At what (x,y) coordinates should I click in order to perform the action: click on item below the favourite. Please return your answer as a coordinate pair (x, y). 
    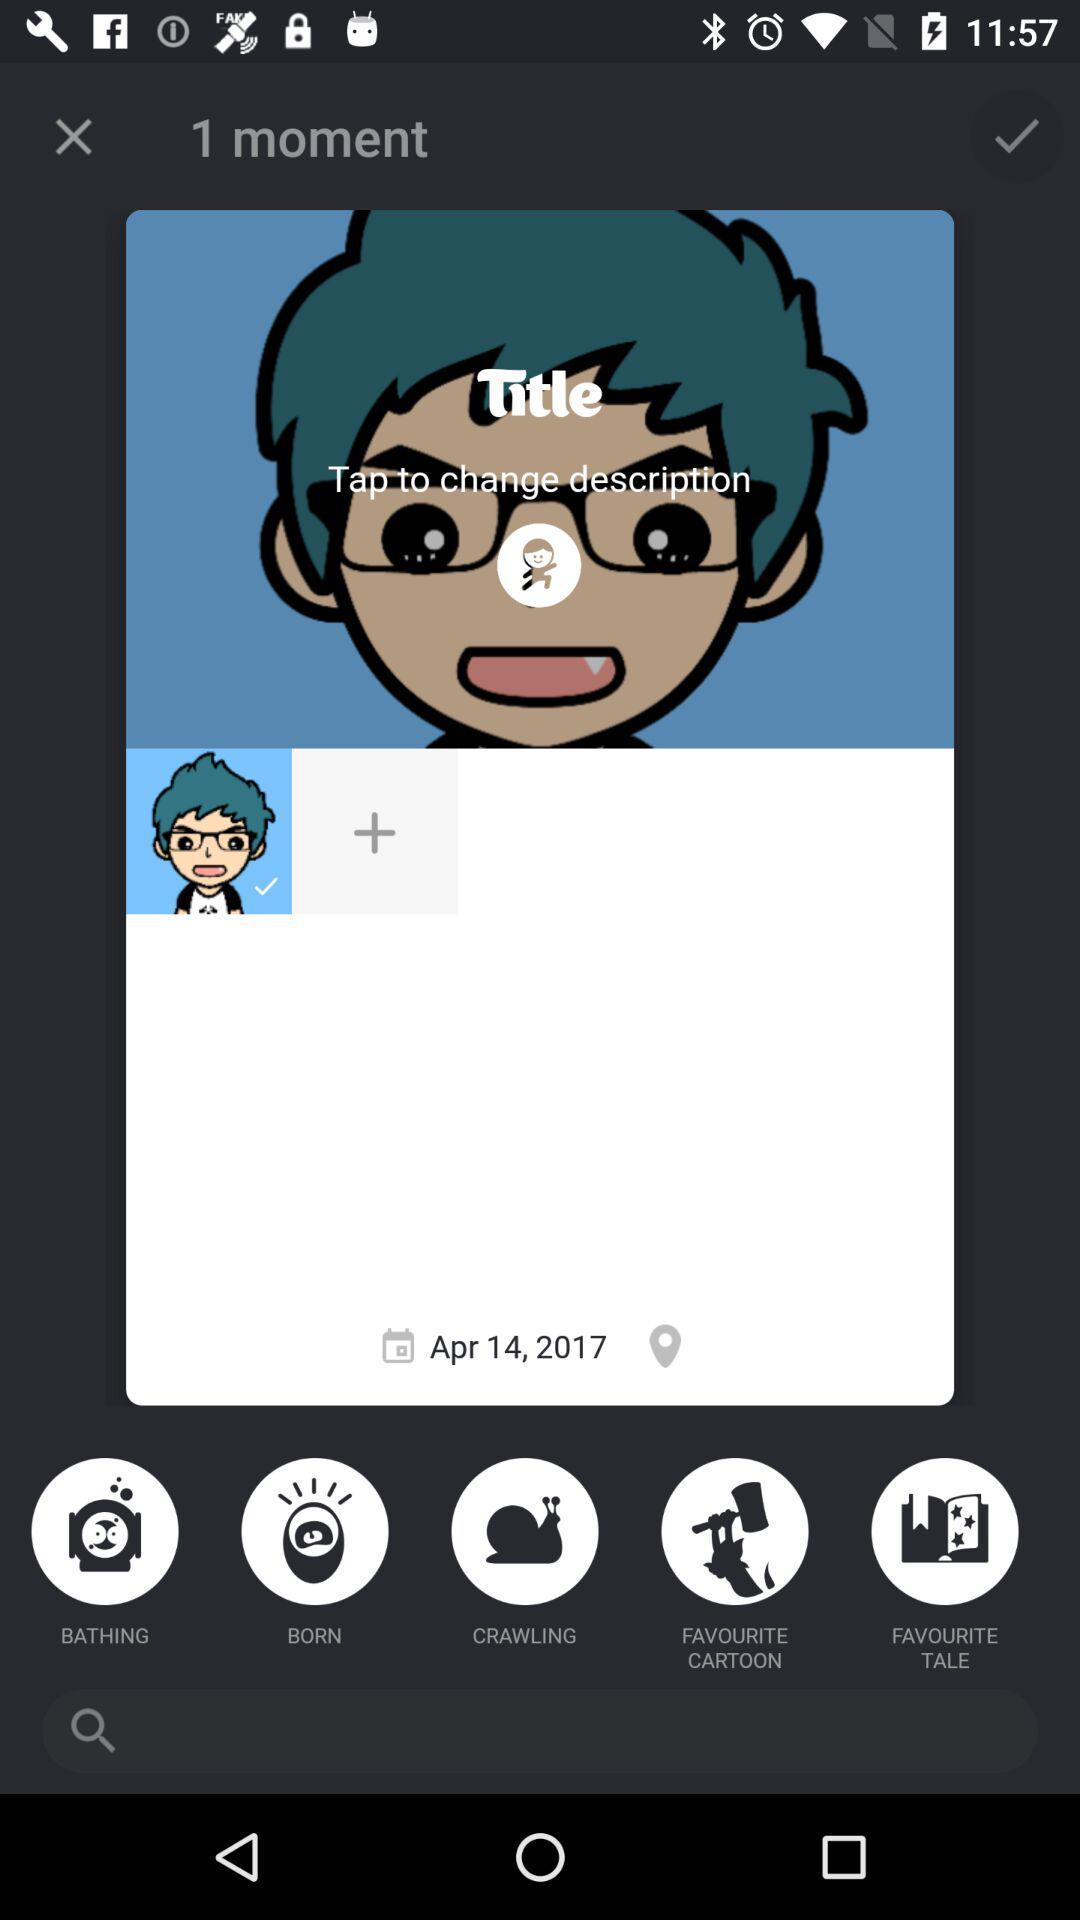
    Looking at the image, I should click on (540, 1730).